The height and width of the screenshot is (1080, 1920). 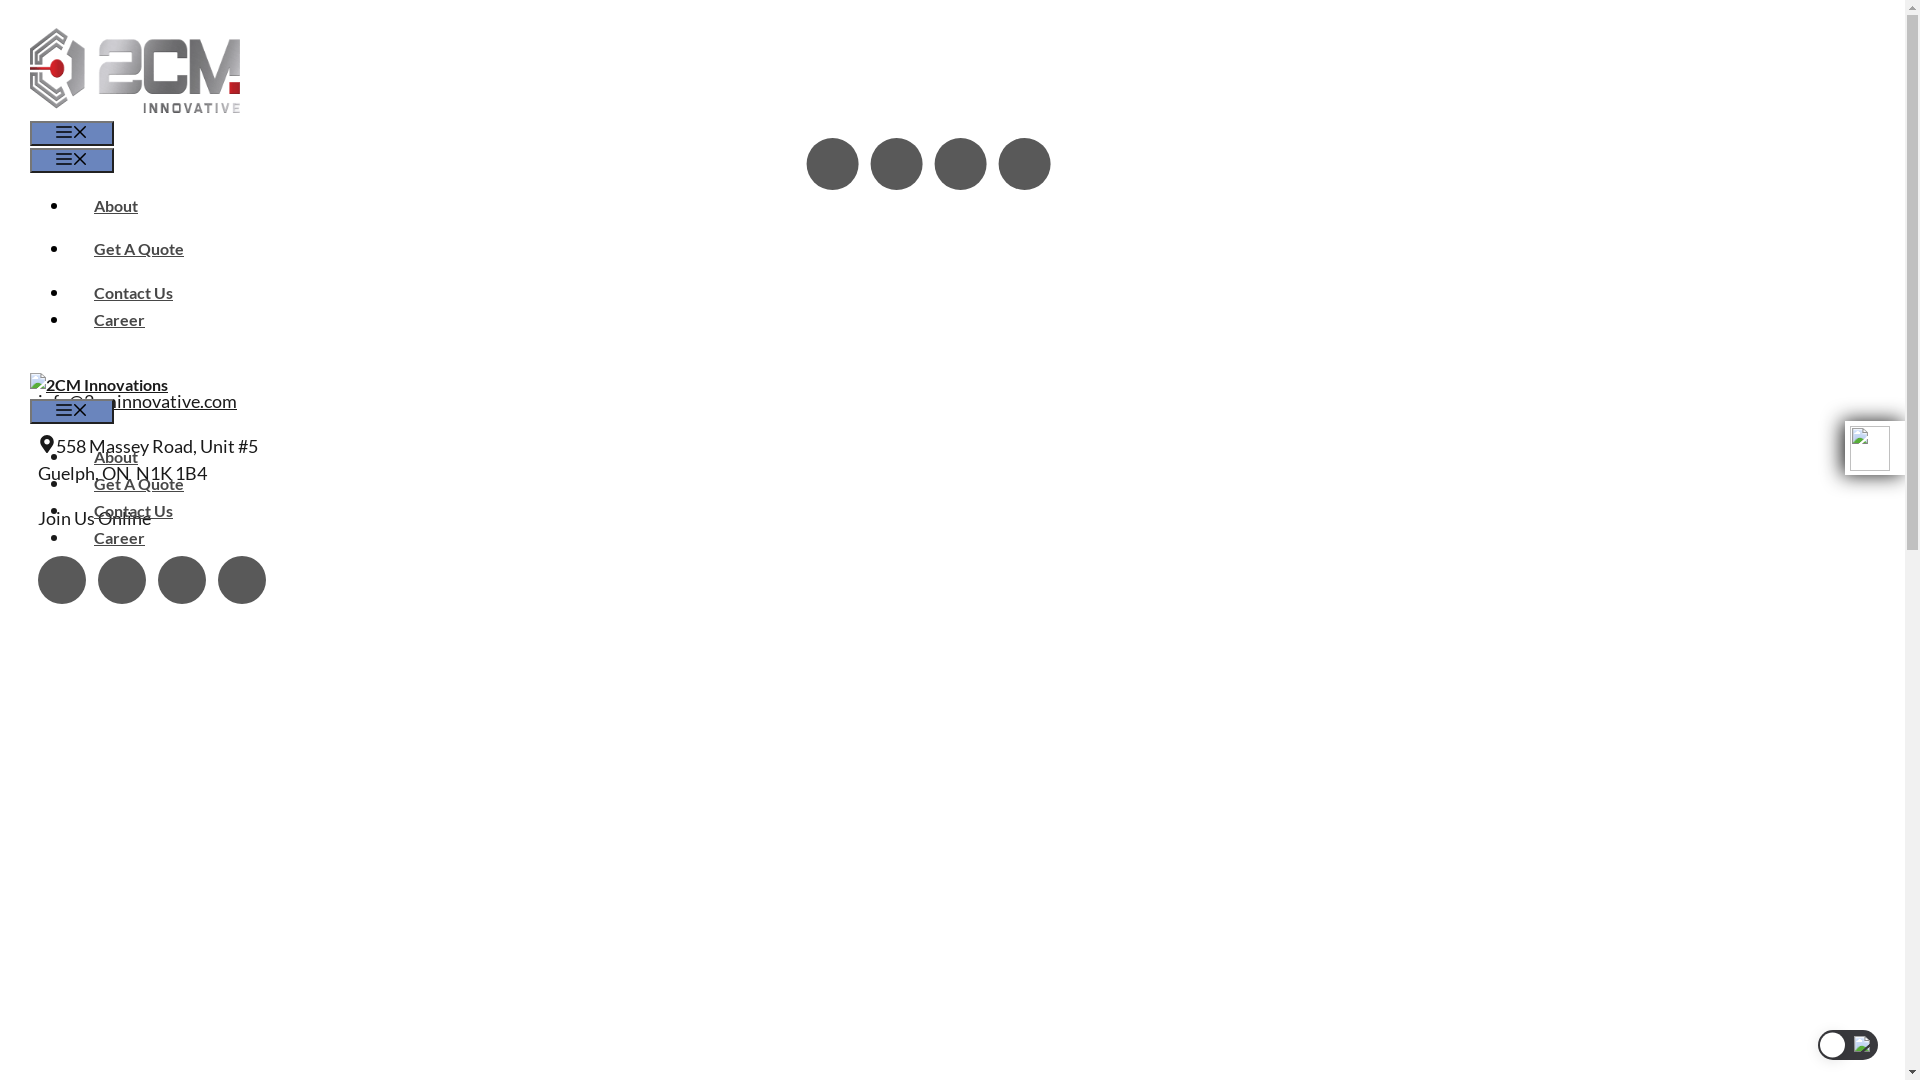 What do you see at coordinates (132, 292) in the screenshot?
I see `'Contact Us'` at bounding box center [132, 292].